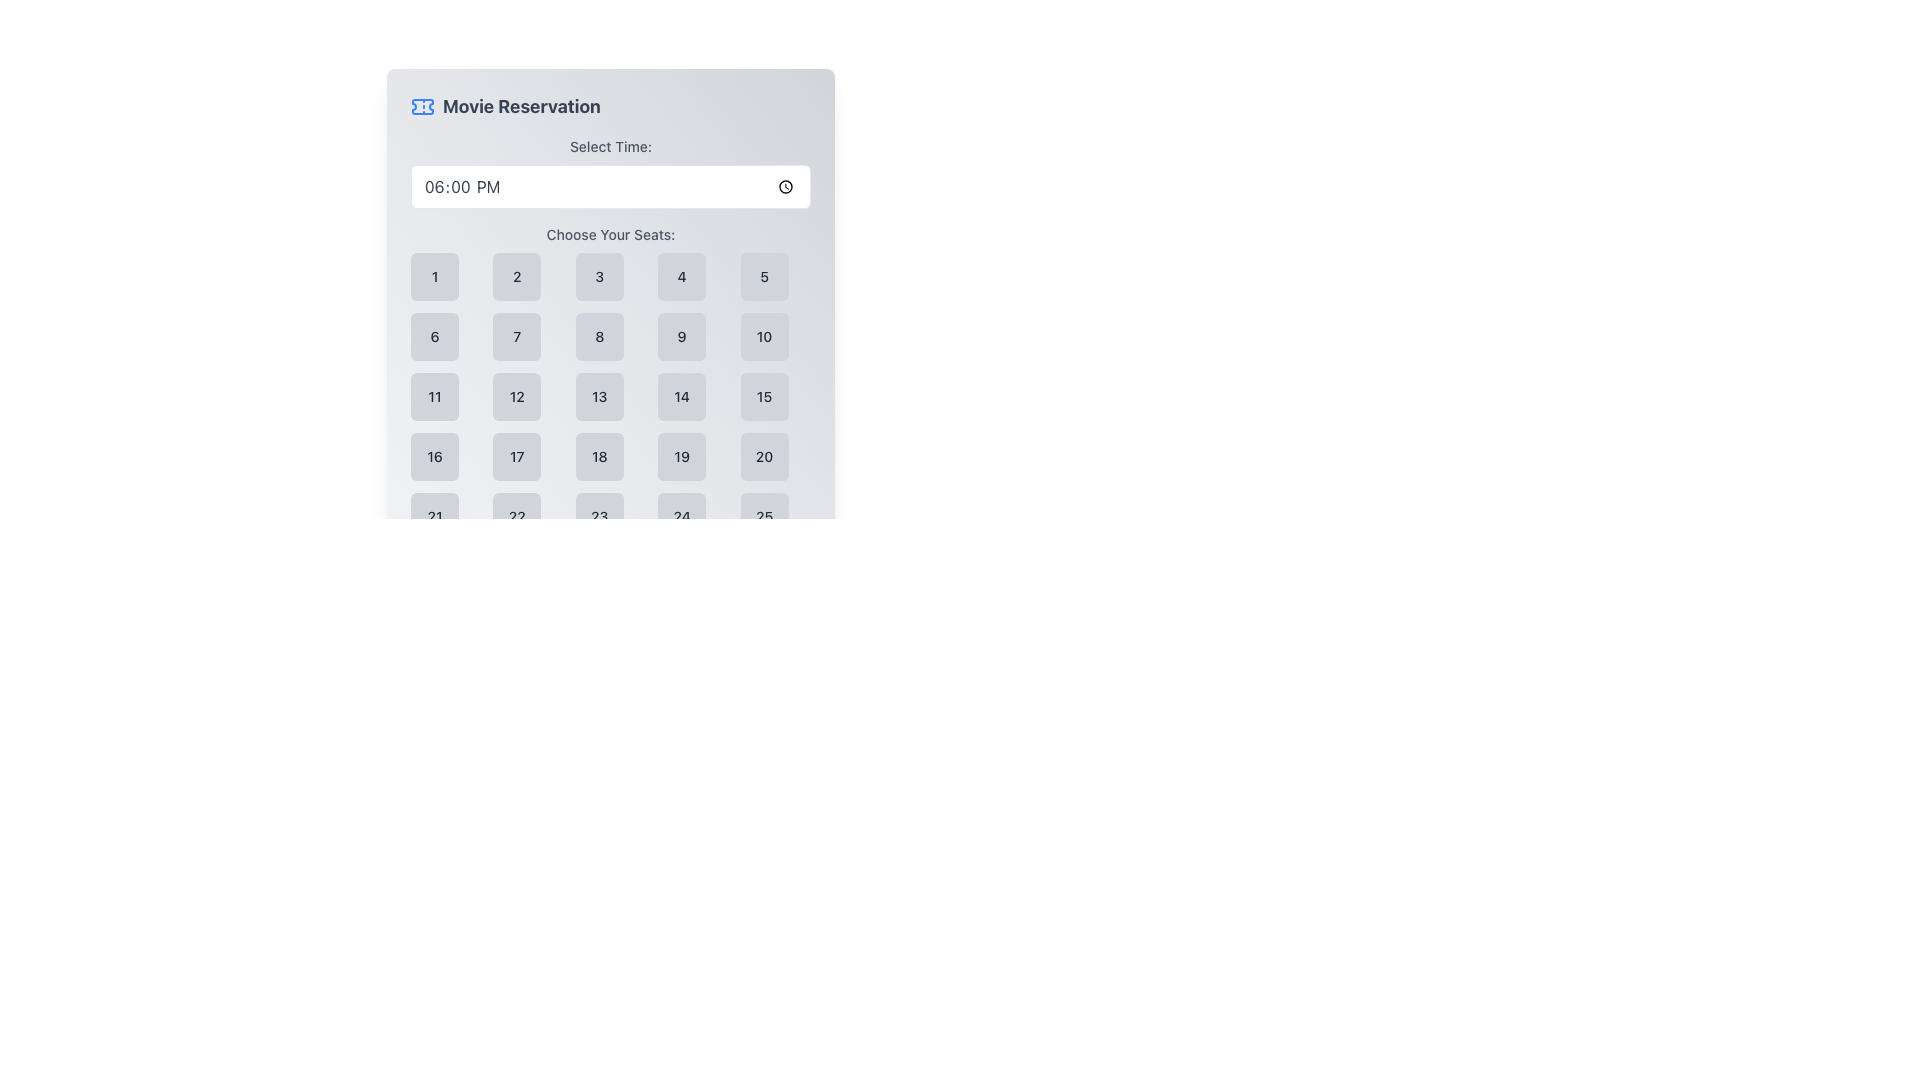  Describe the element at coordinates (763, 335) in the screenshot. I see `the square button with rounded corners displaying the number '10', located` at that location.